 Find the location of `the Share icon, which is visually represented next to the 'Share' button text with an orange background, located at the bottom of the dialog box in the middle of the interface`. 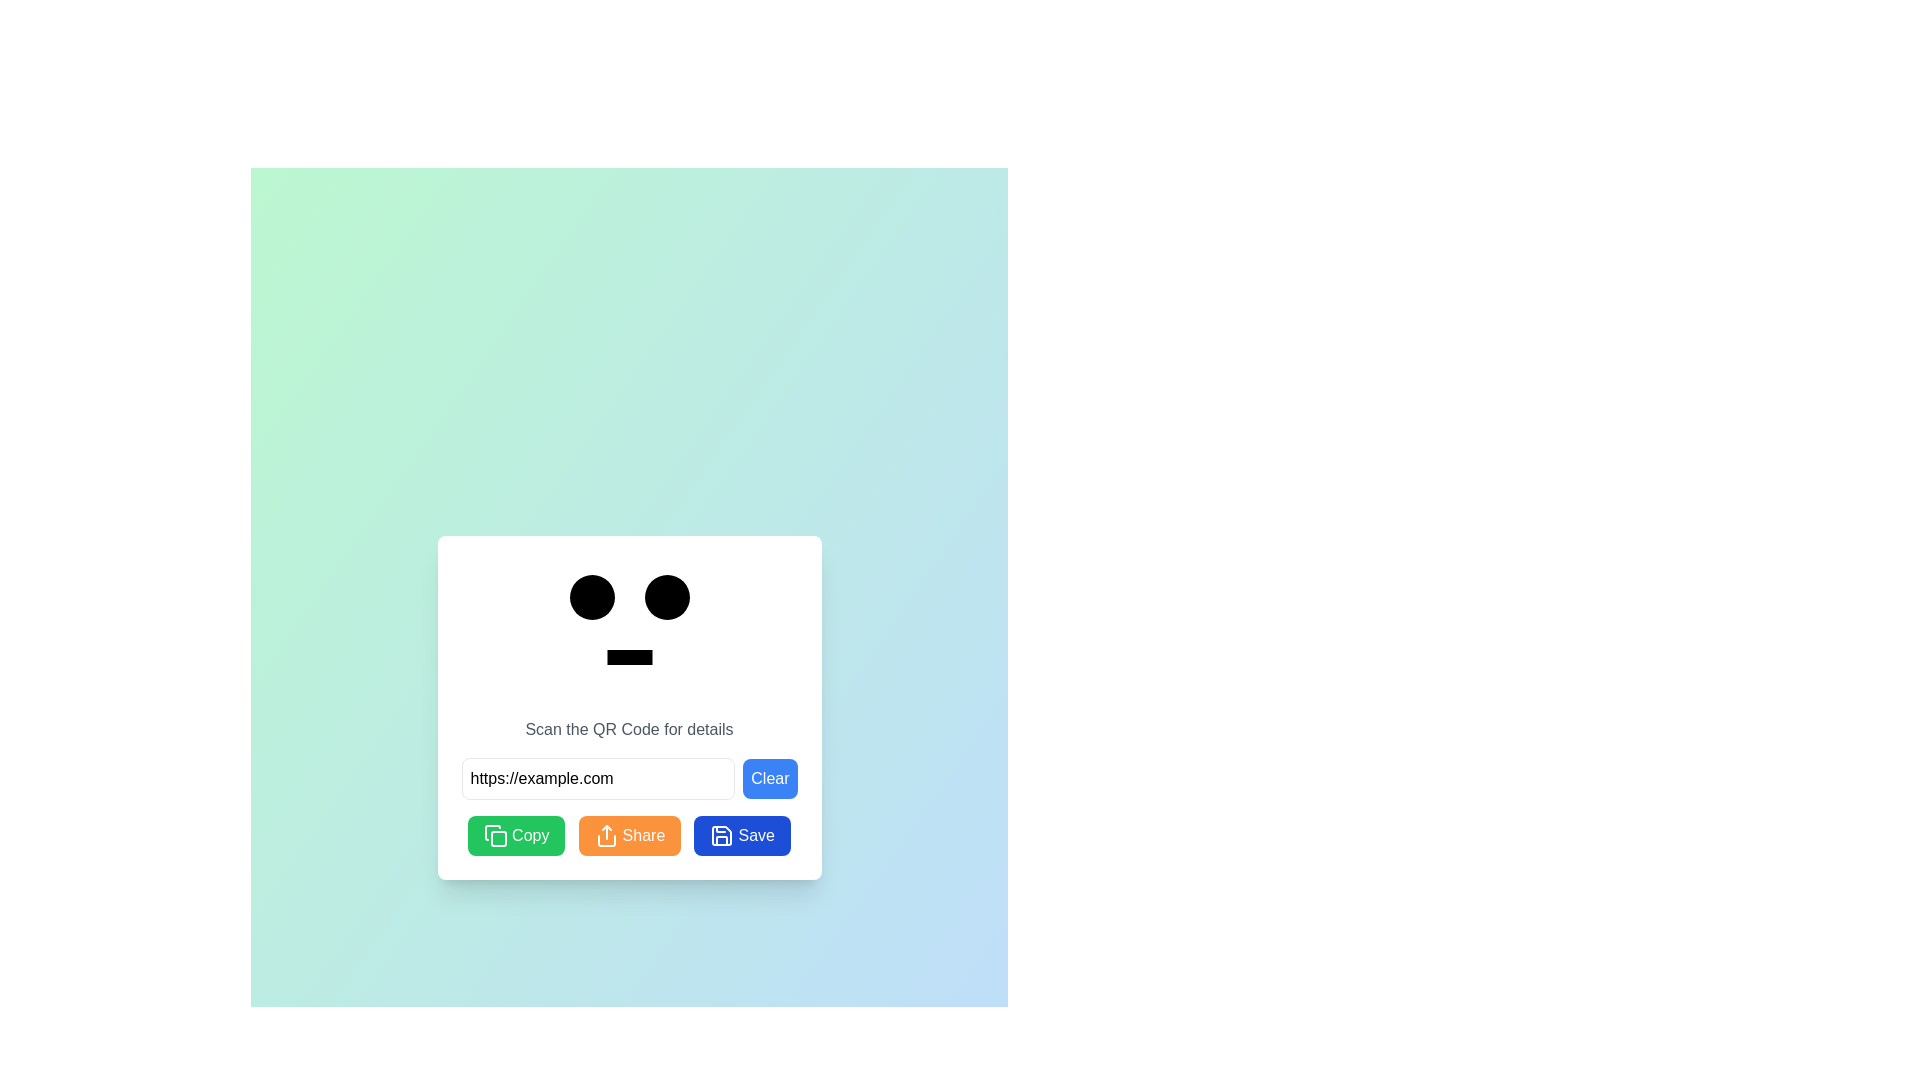

the Share icon, which is visually represented next to the 'Share' button text with an orange background, located at the bottom of the dialog box in the middle of the interface is located at coordinates (605, 836).